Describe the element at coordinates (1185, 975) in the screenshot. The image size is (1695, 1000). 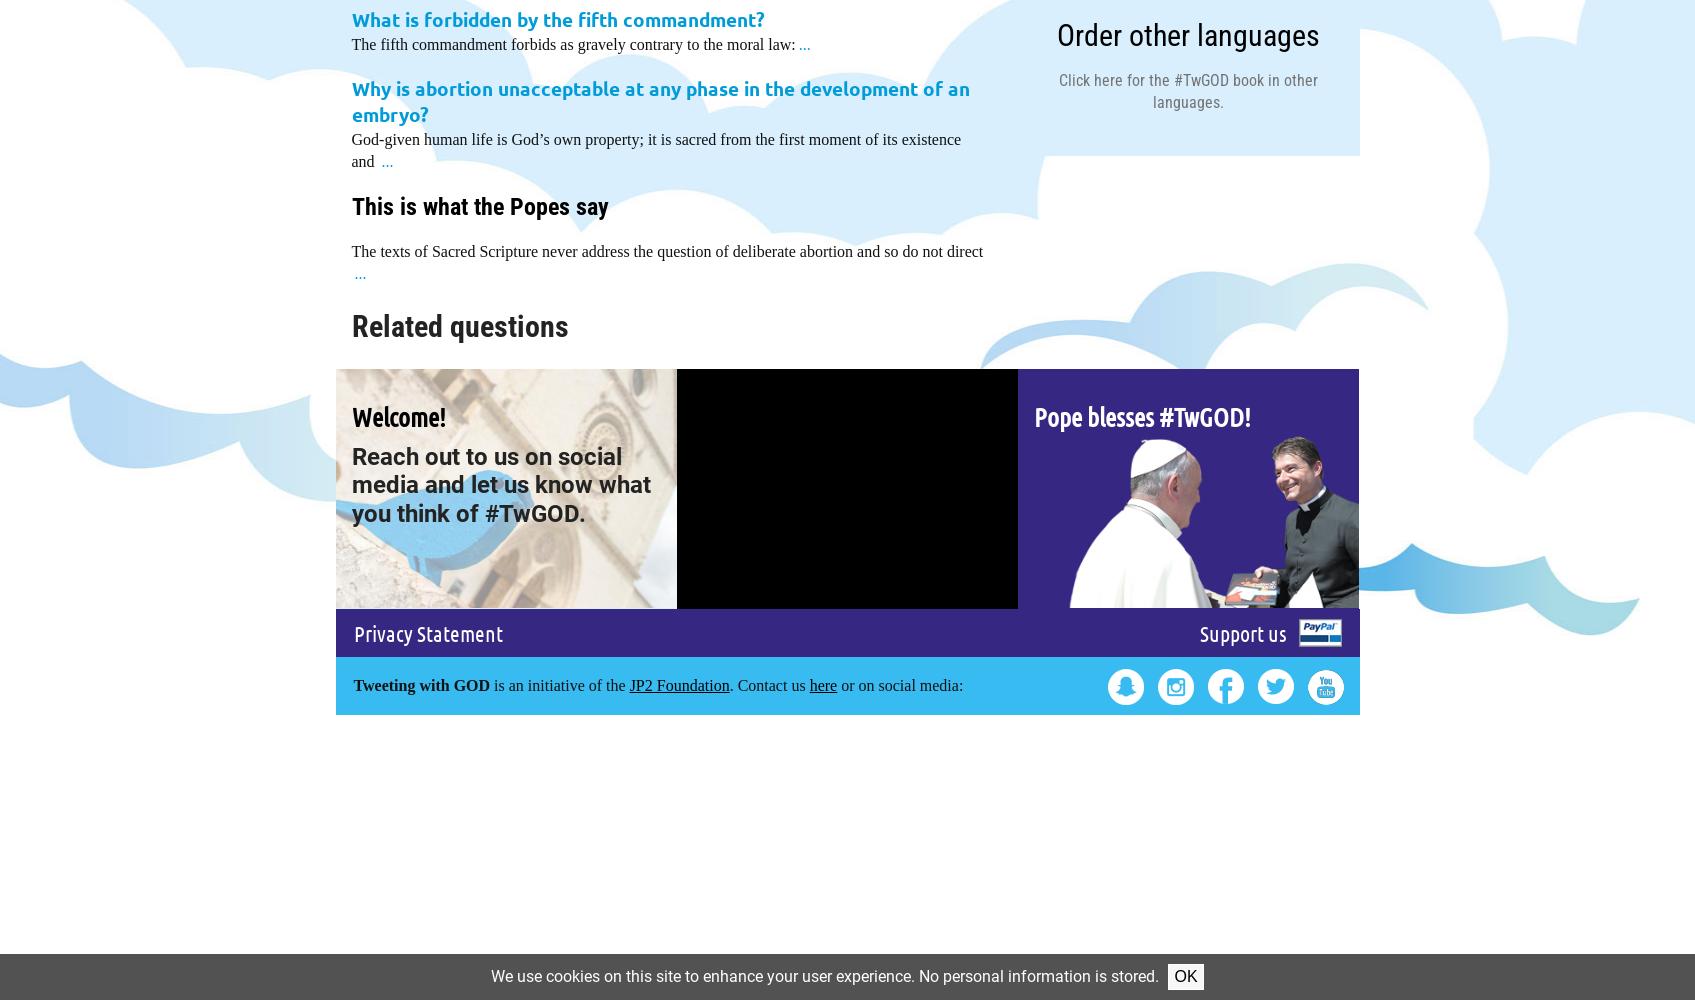
I see `'Ok'` at that location.